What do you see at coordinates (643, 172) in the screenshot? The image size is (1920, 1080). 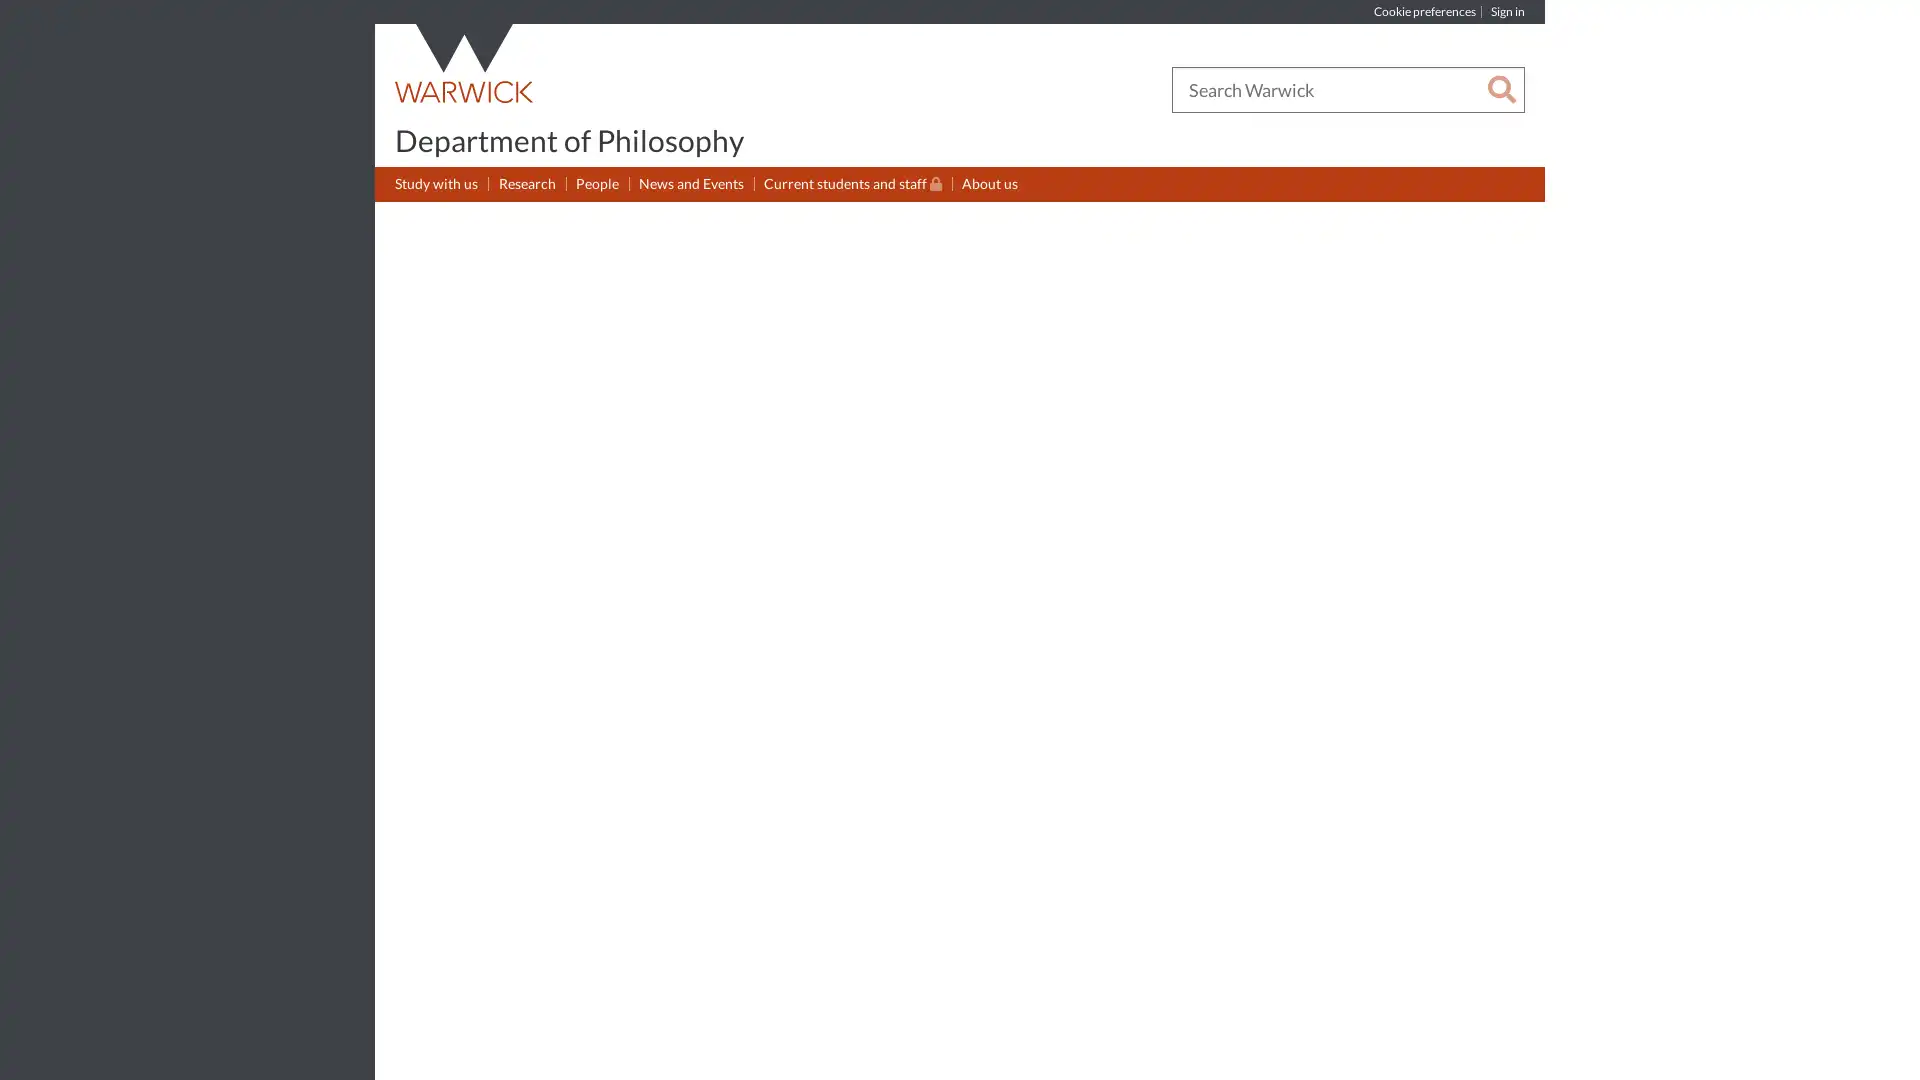 I see `Show submenu for News and Events` at bounding box center [643, 172].